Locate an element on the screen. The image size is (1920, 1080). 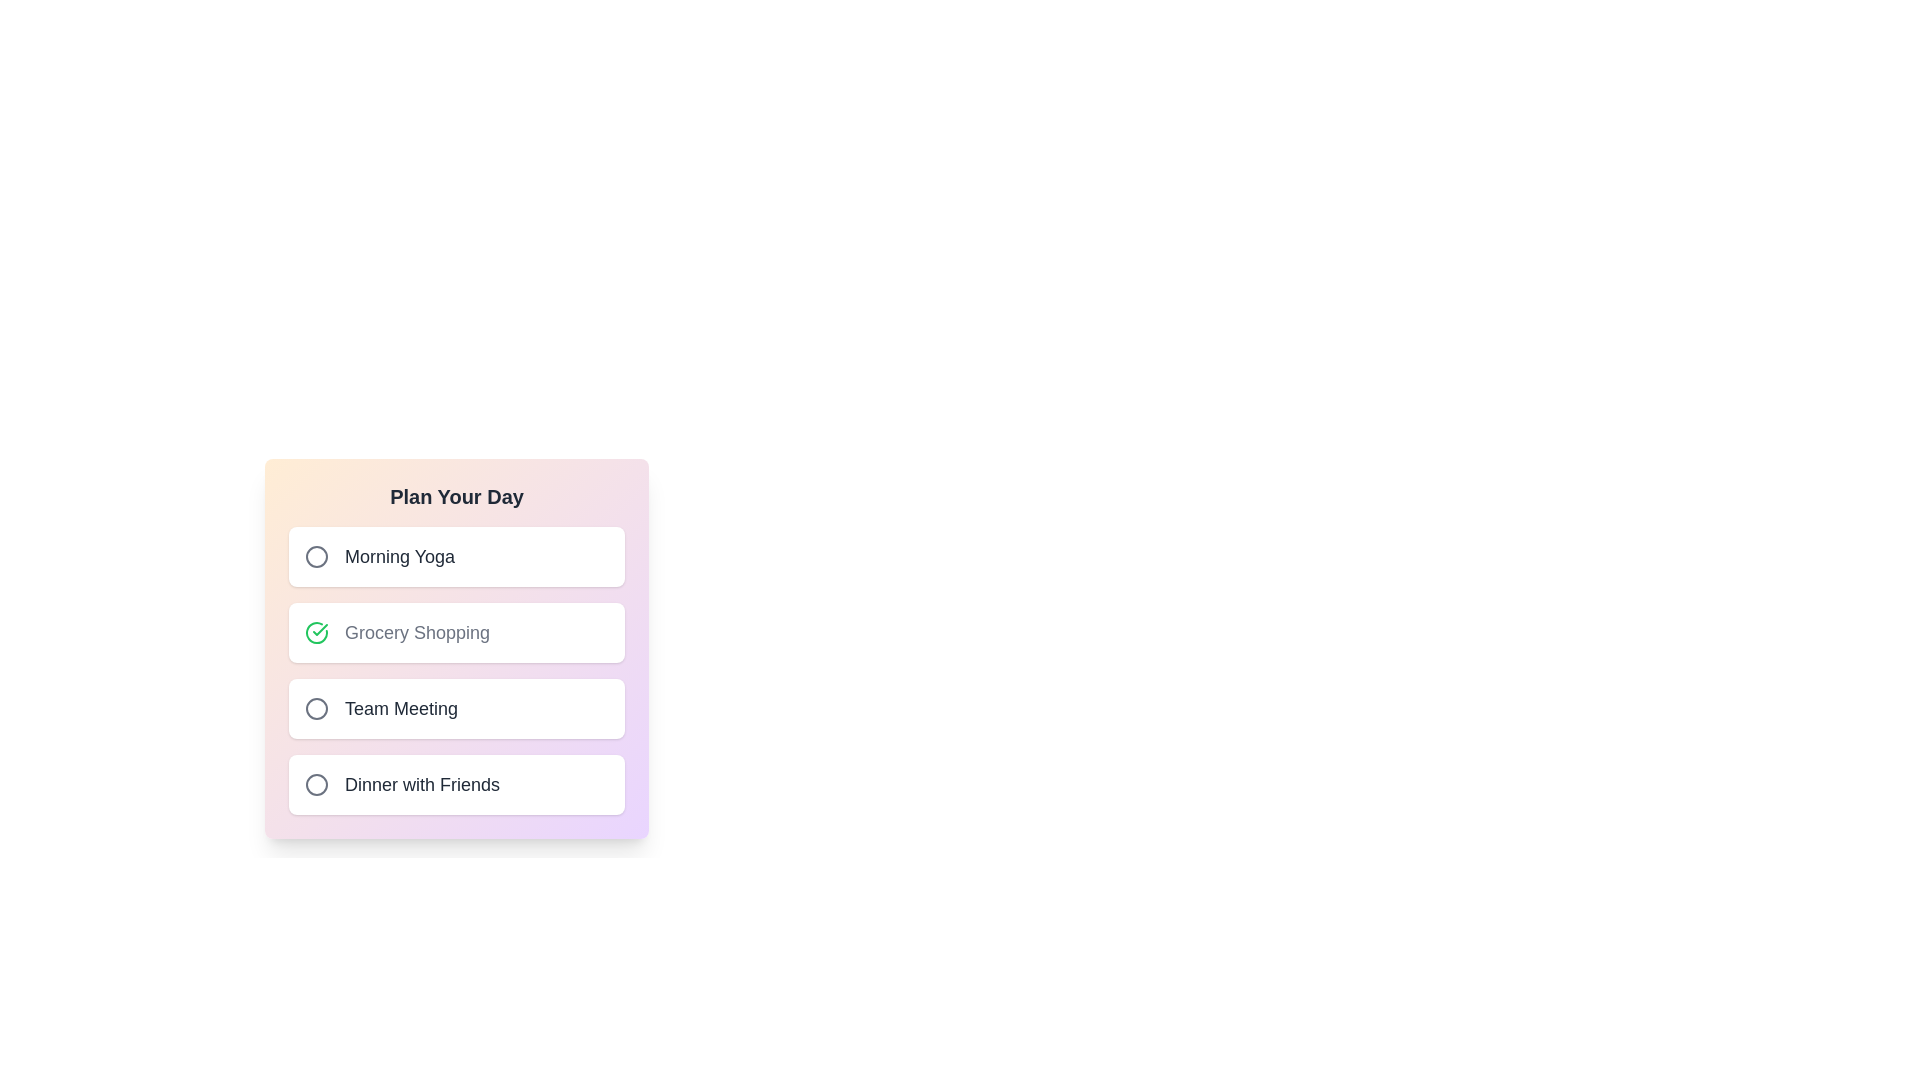
the activity identified by Morning Yoga is located at coordinates (315, 556).